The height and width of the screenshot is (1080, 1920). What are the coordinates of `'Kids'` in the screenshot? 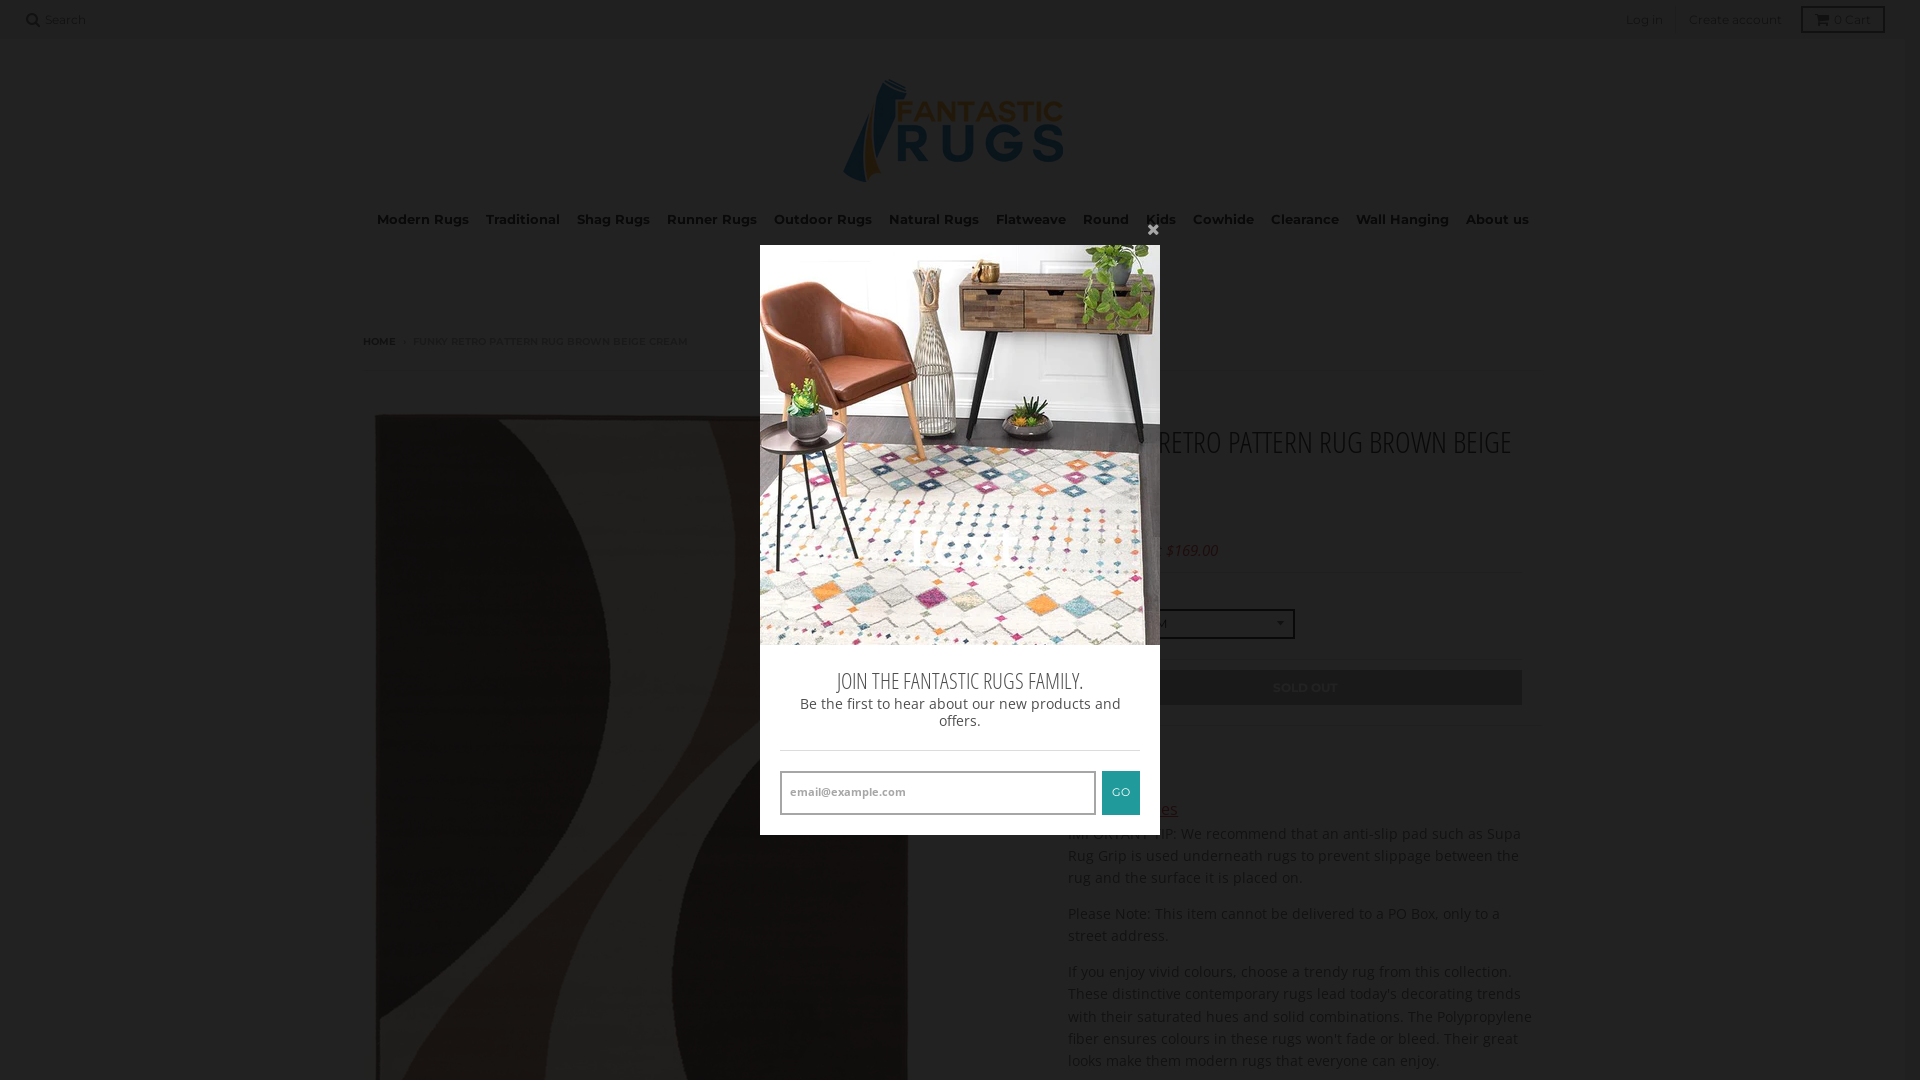 It's located at (1160, 219).